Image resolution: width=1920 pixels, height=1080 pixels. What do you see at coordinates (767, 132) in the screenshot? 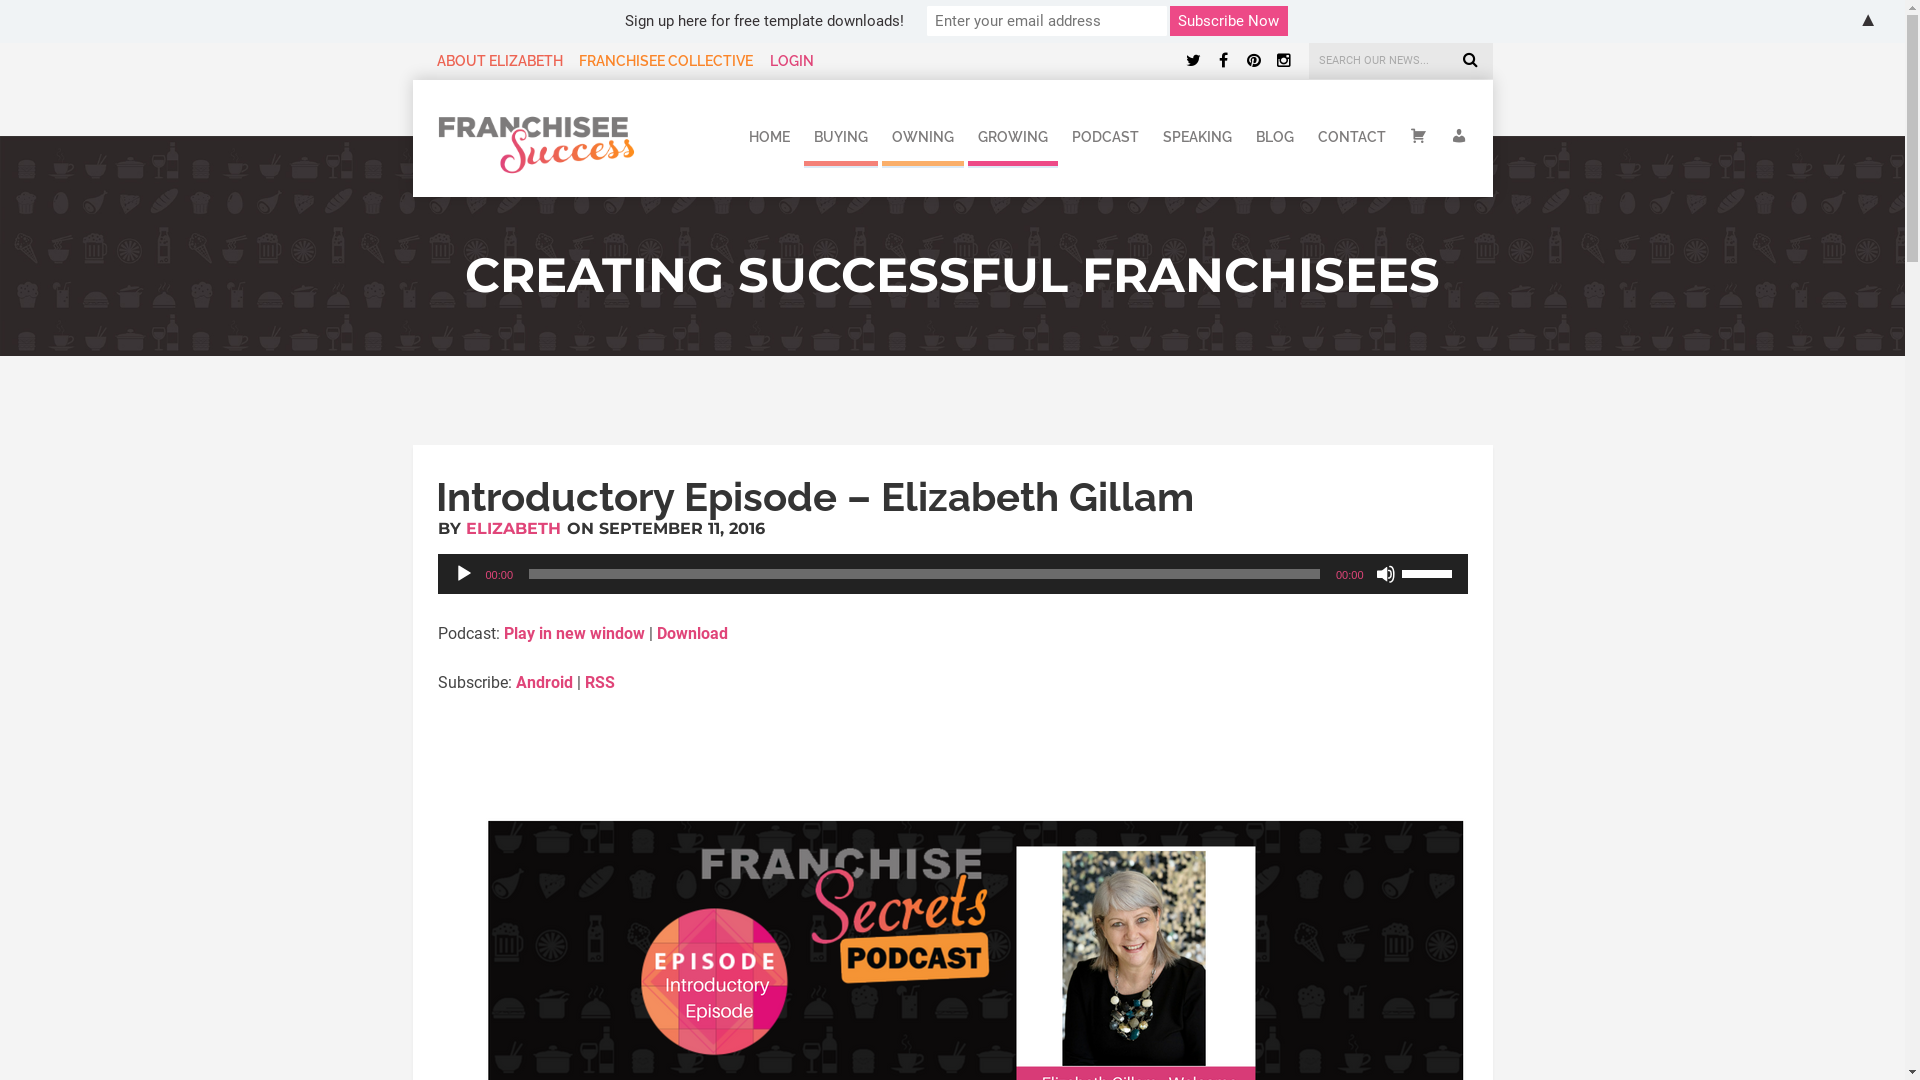
I see `'HOME'` at bounding box center [767, 132].